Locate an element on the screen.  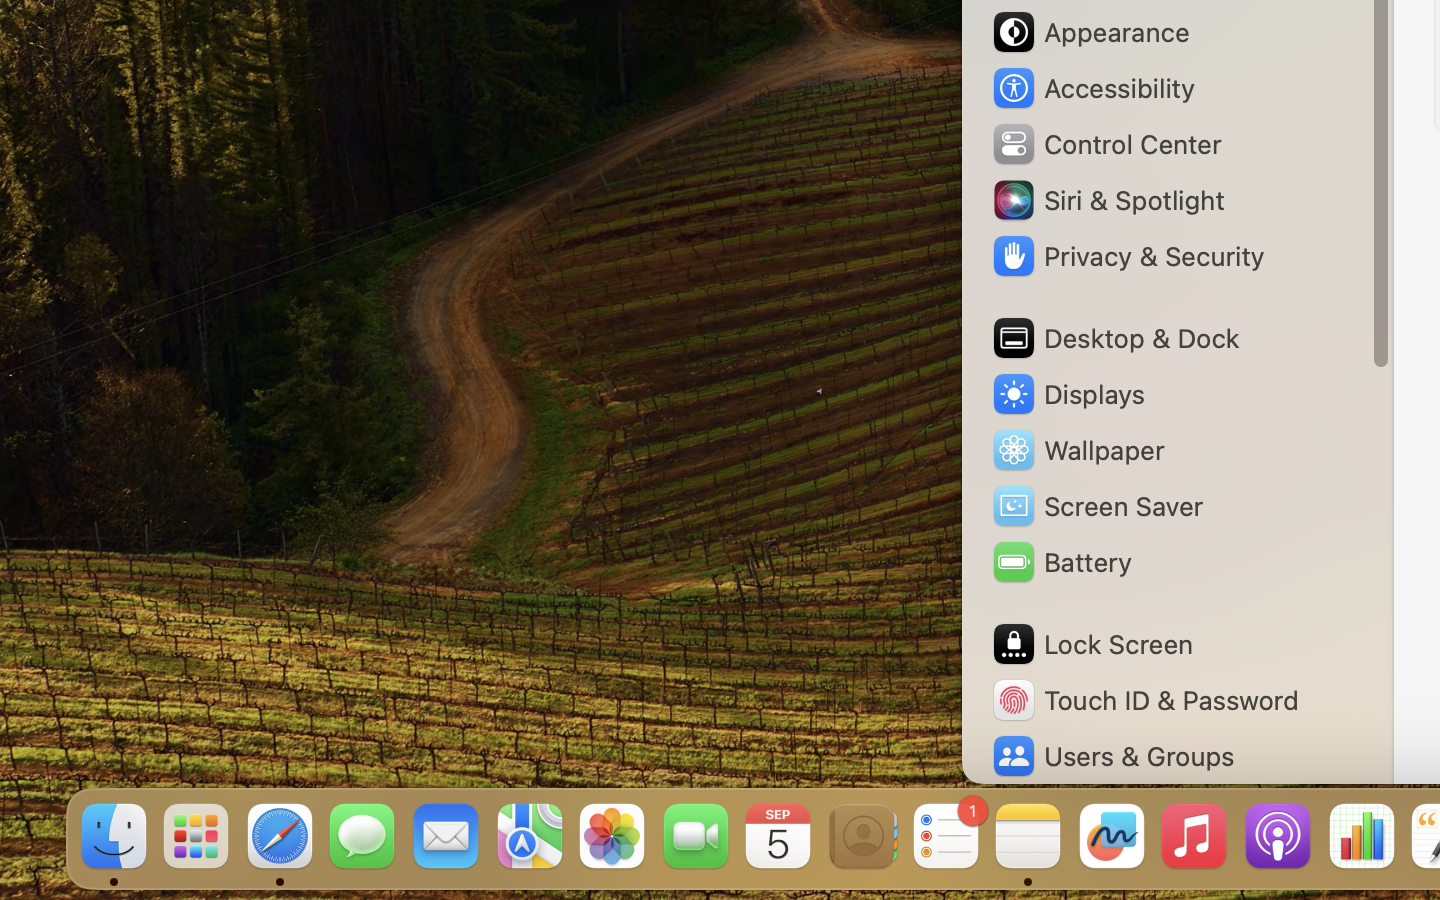
'Control Center' is located at coordinates (1105, 144).